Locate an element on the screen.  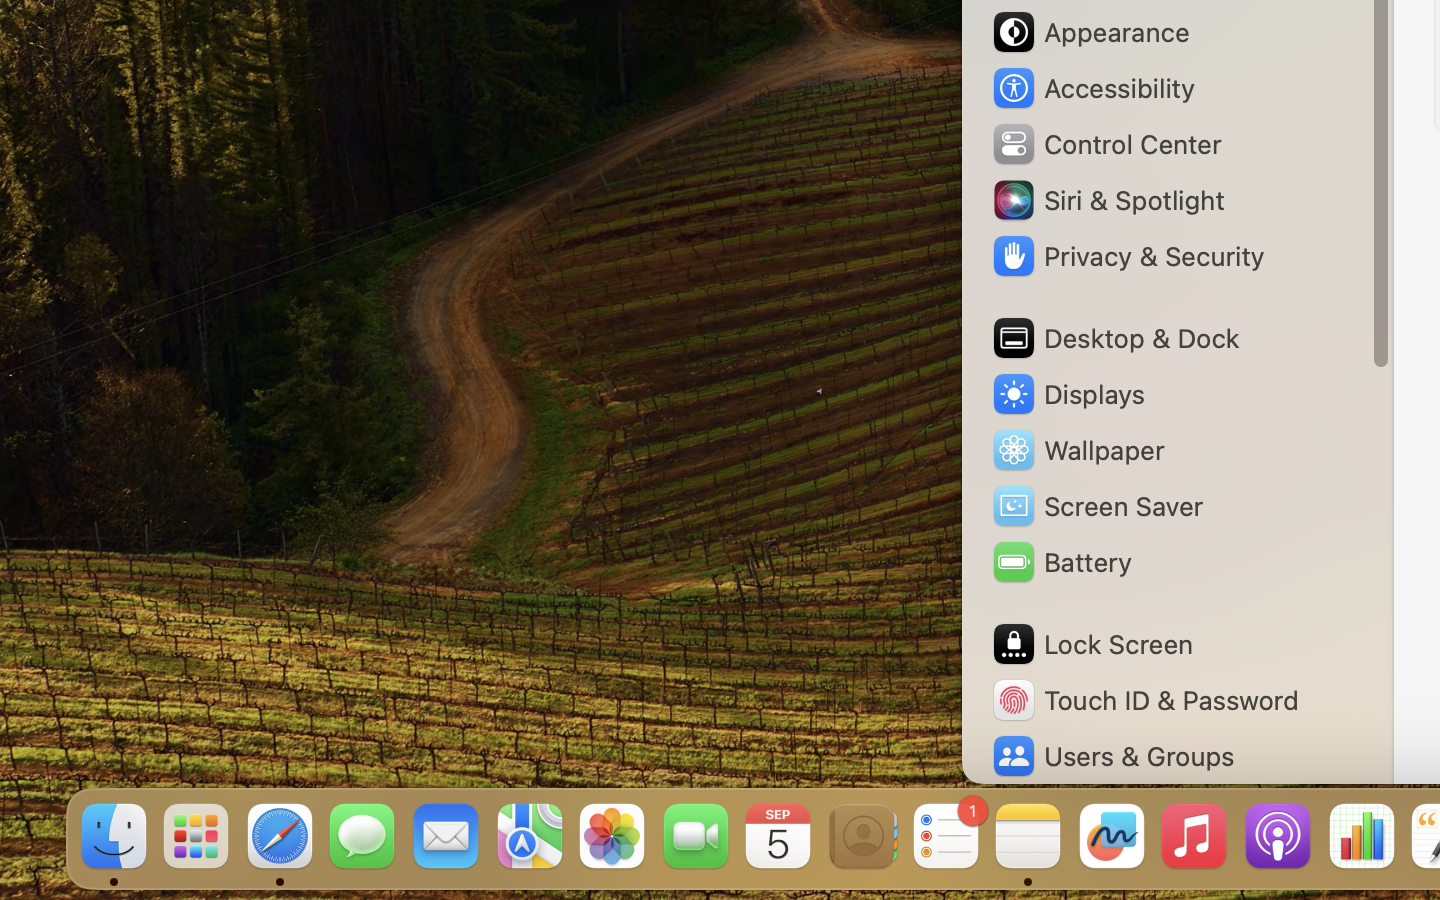
'Control Center' is located at coordinates (1105, 144).